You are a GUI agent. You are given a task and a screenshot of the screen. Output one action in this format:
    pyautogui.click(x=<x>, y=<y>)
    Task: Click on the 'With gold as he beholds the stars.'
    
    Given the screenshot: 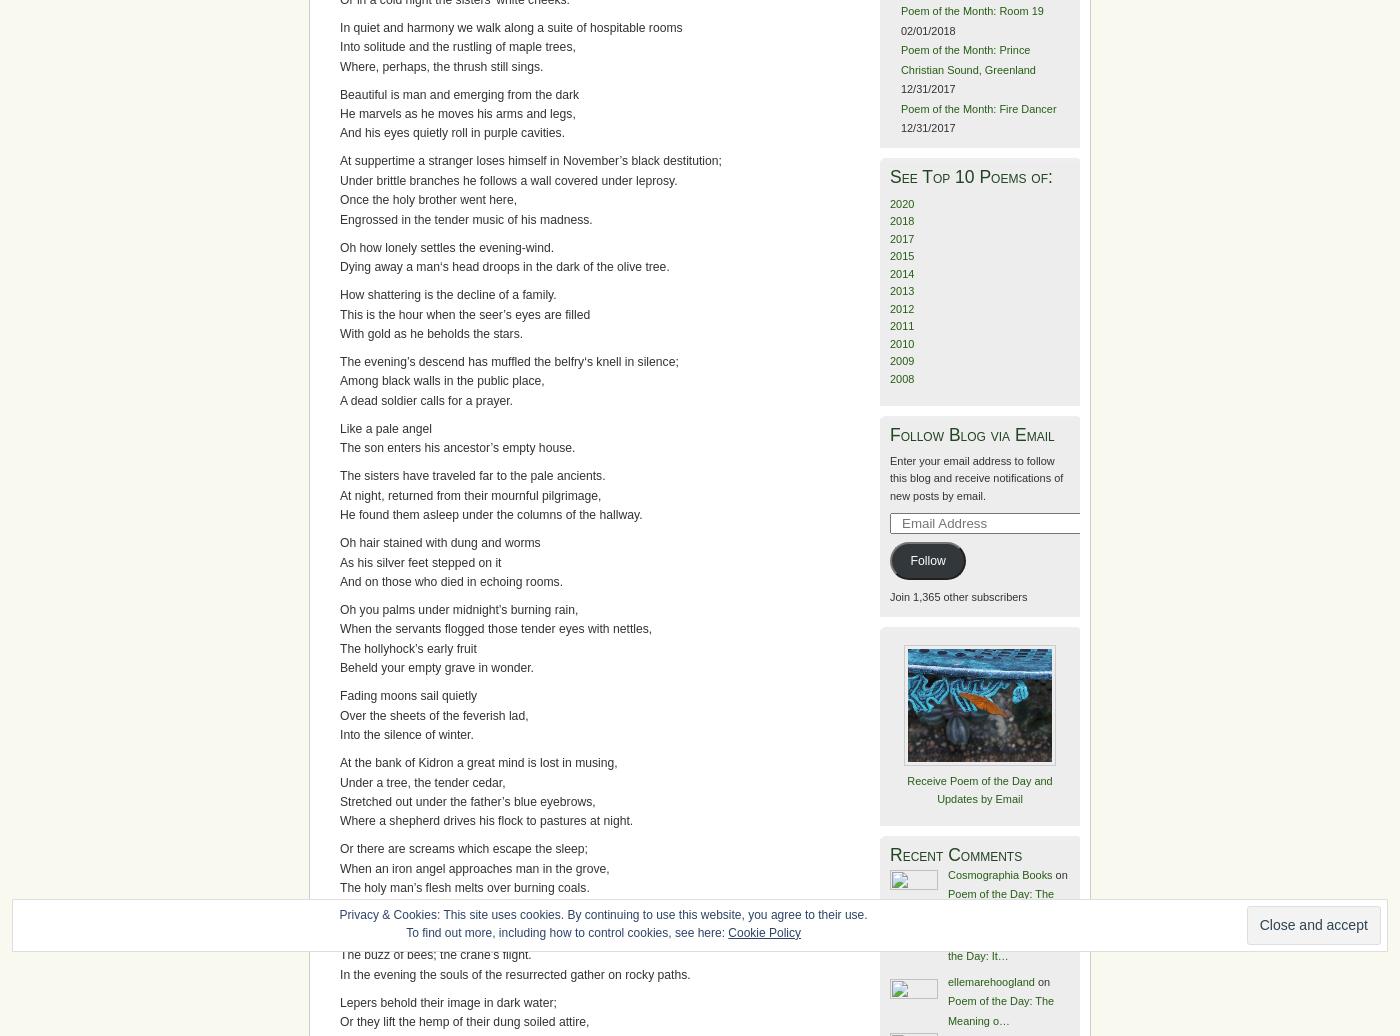 What is the action you would take?
    pyautogui.click(x=431, y=334)
    